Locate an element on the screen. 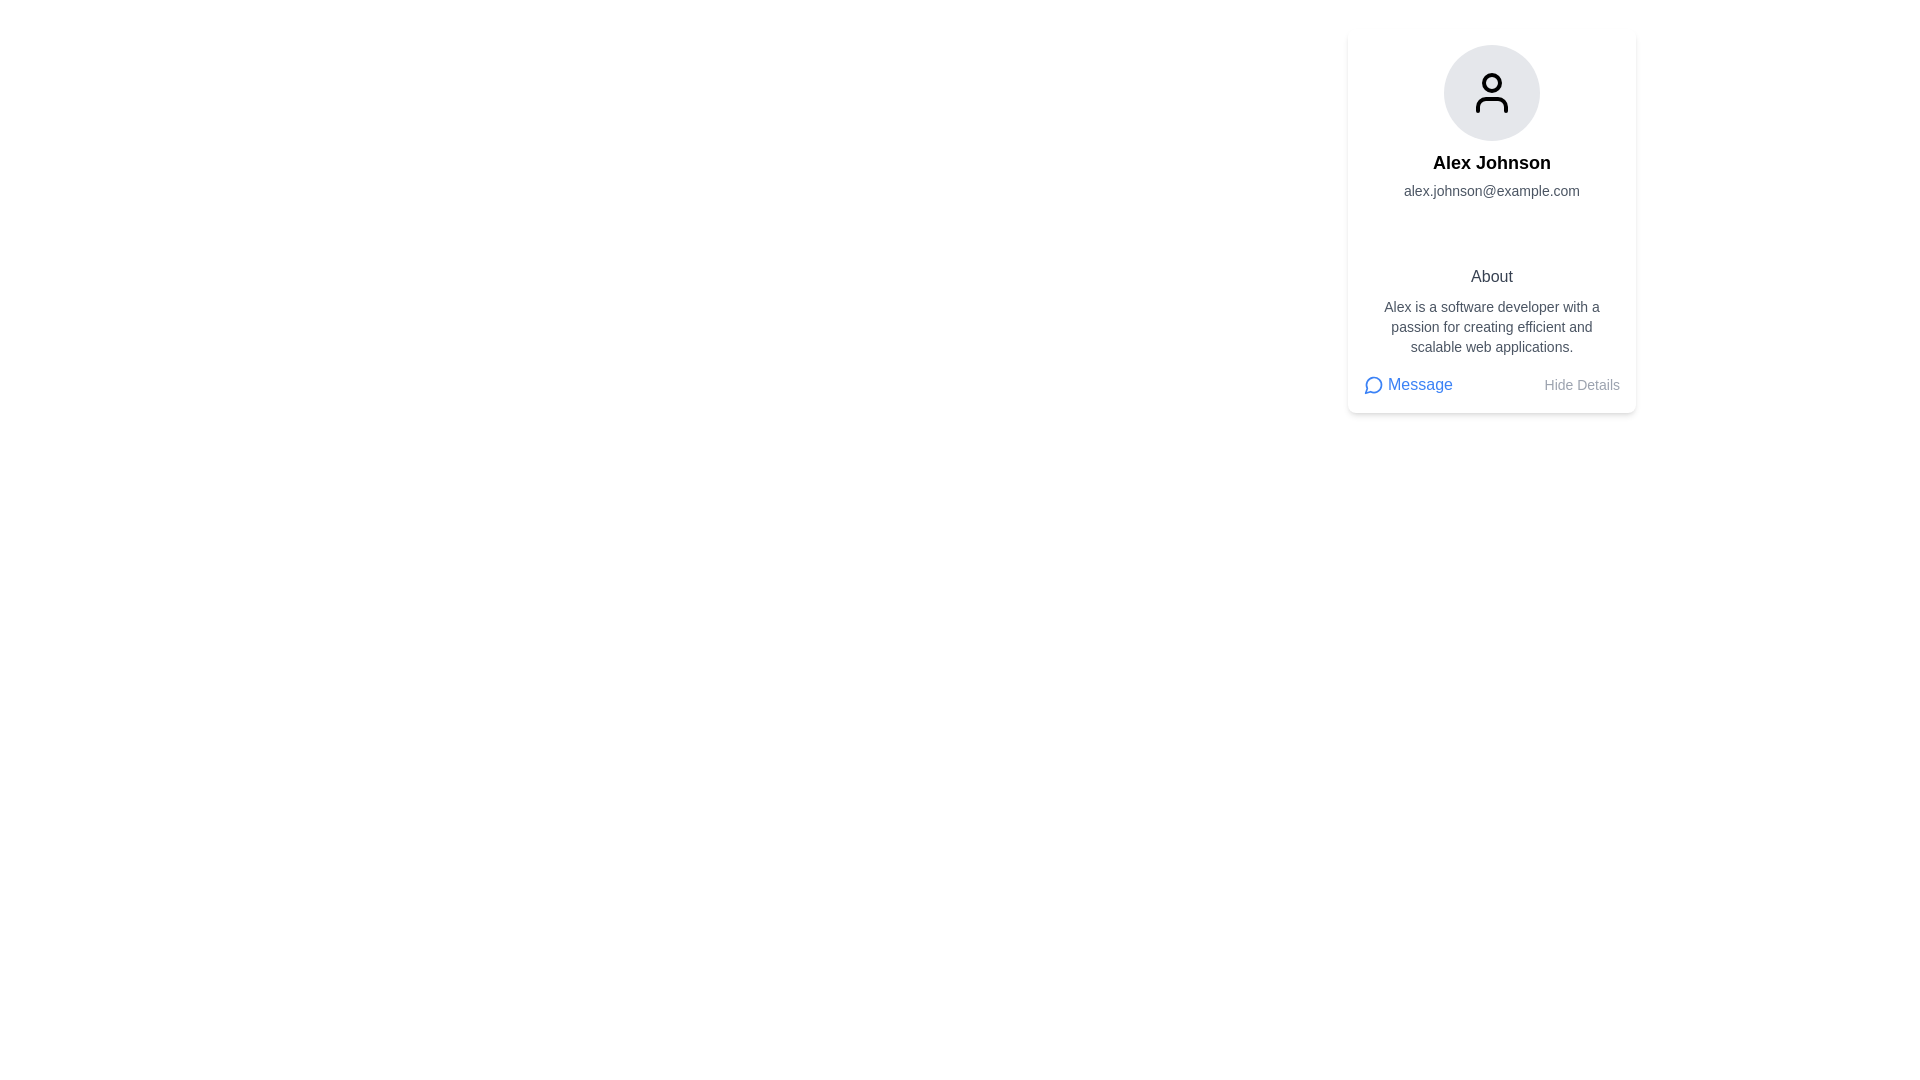 The width and height of the screenshot is (1920, 1080). the messaging icon located in the lower-left section of the user profile card, which indicates the option for sending messages is located at coordinates (1372, 385).